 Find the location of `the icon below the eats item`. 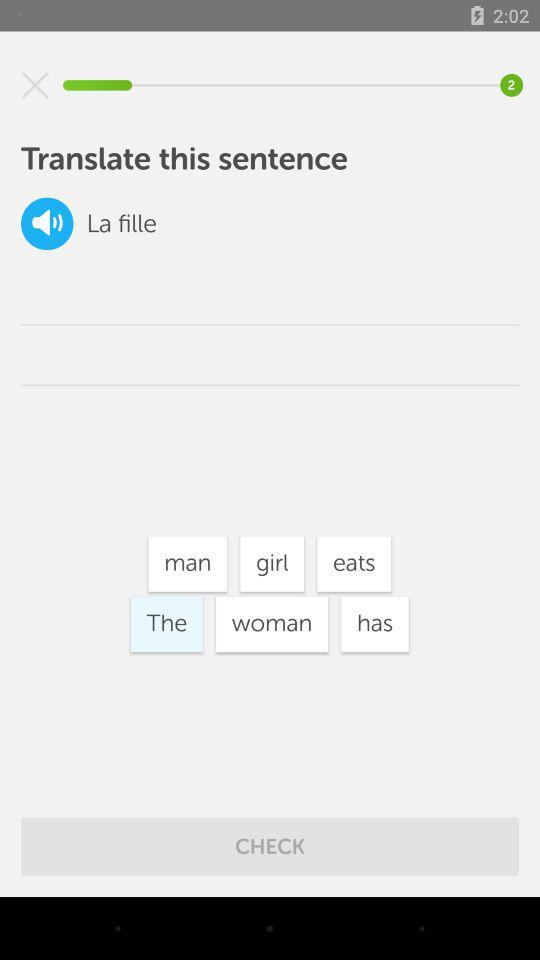

the icon below the eats item is located at coordinates (374, 623).